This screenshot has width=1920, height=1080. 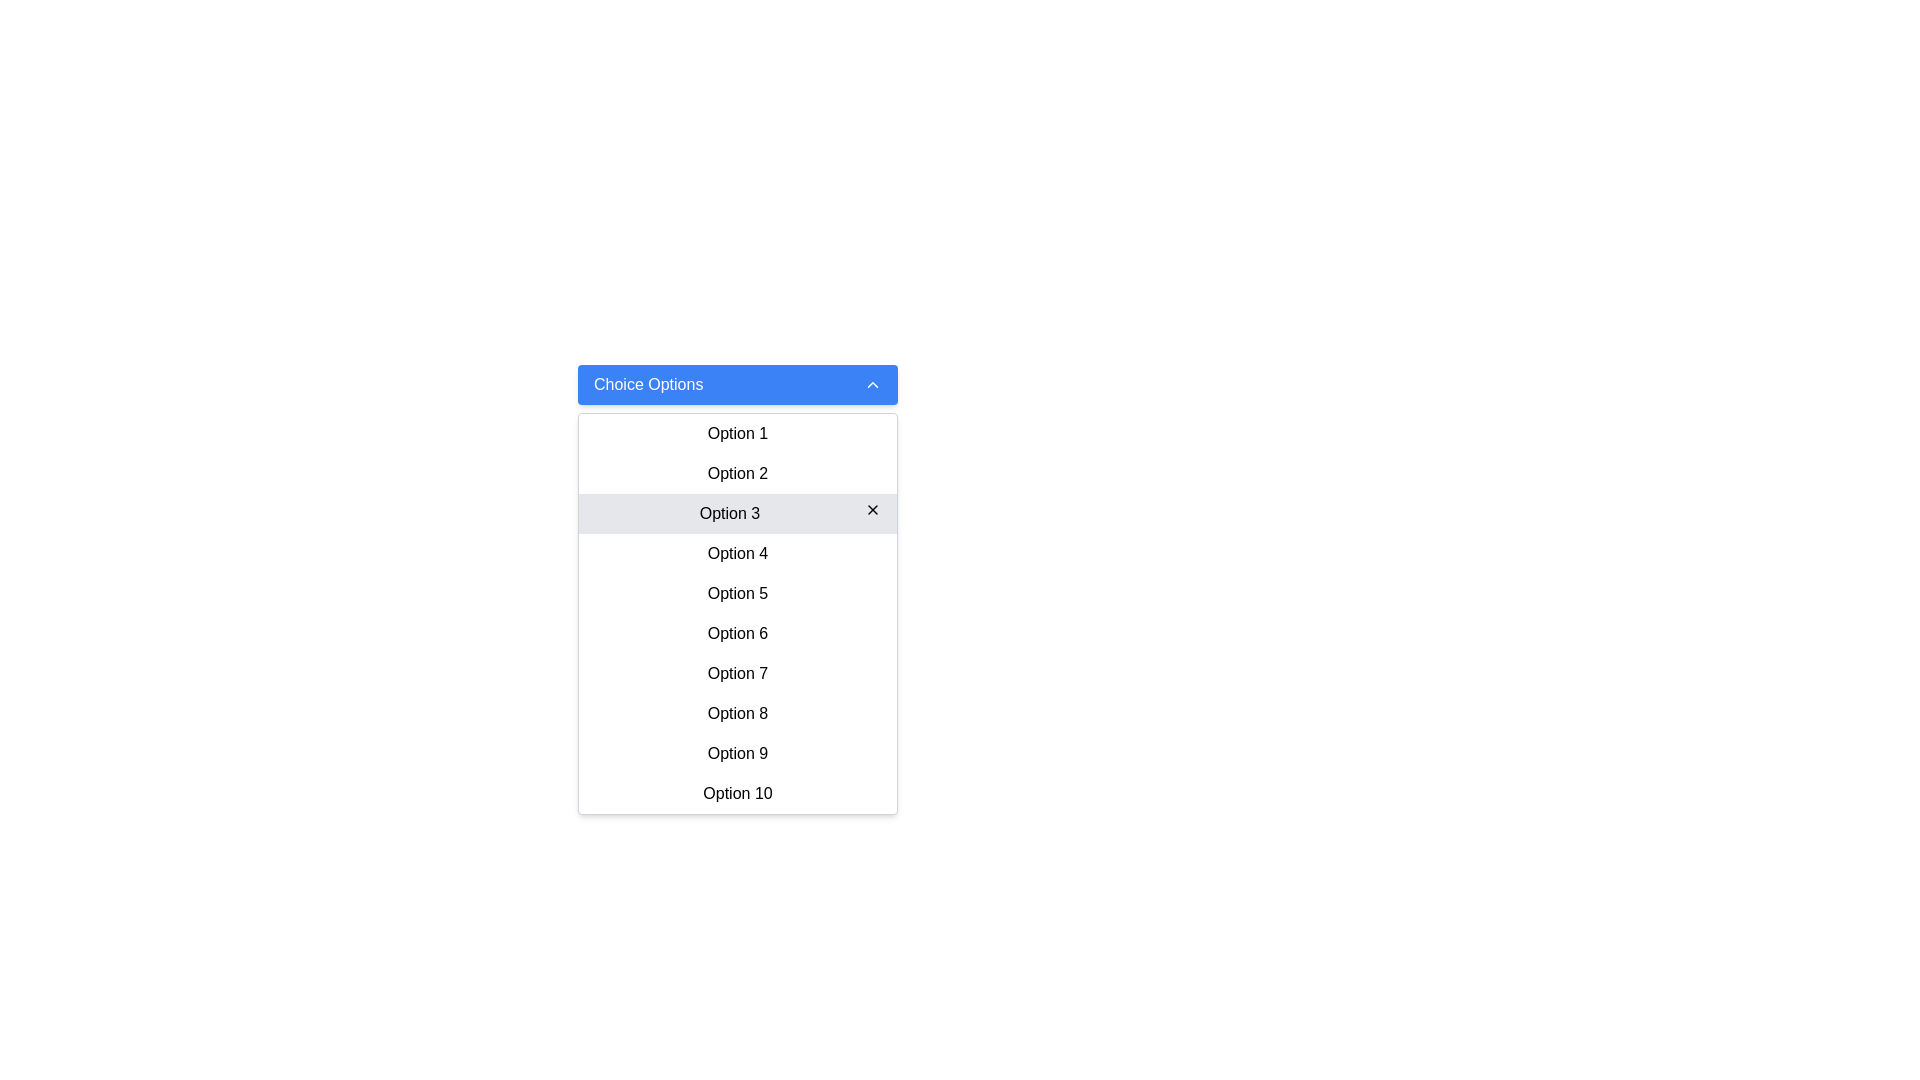 I want to click on the 'Option 6' item in the 'Choice Options' dropdown menu, so click(x=737, y=612).